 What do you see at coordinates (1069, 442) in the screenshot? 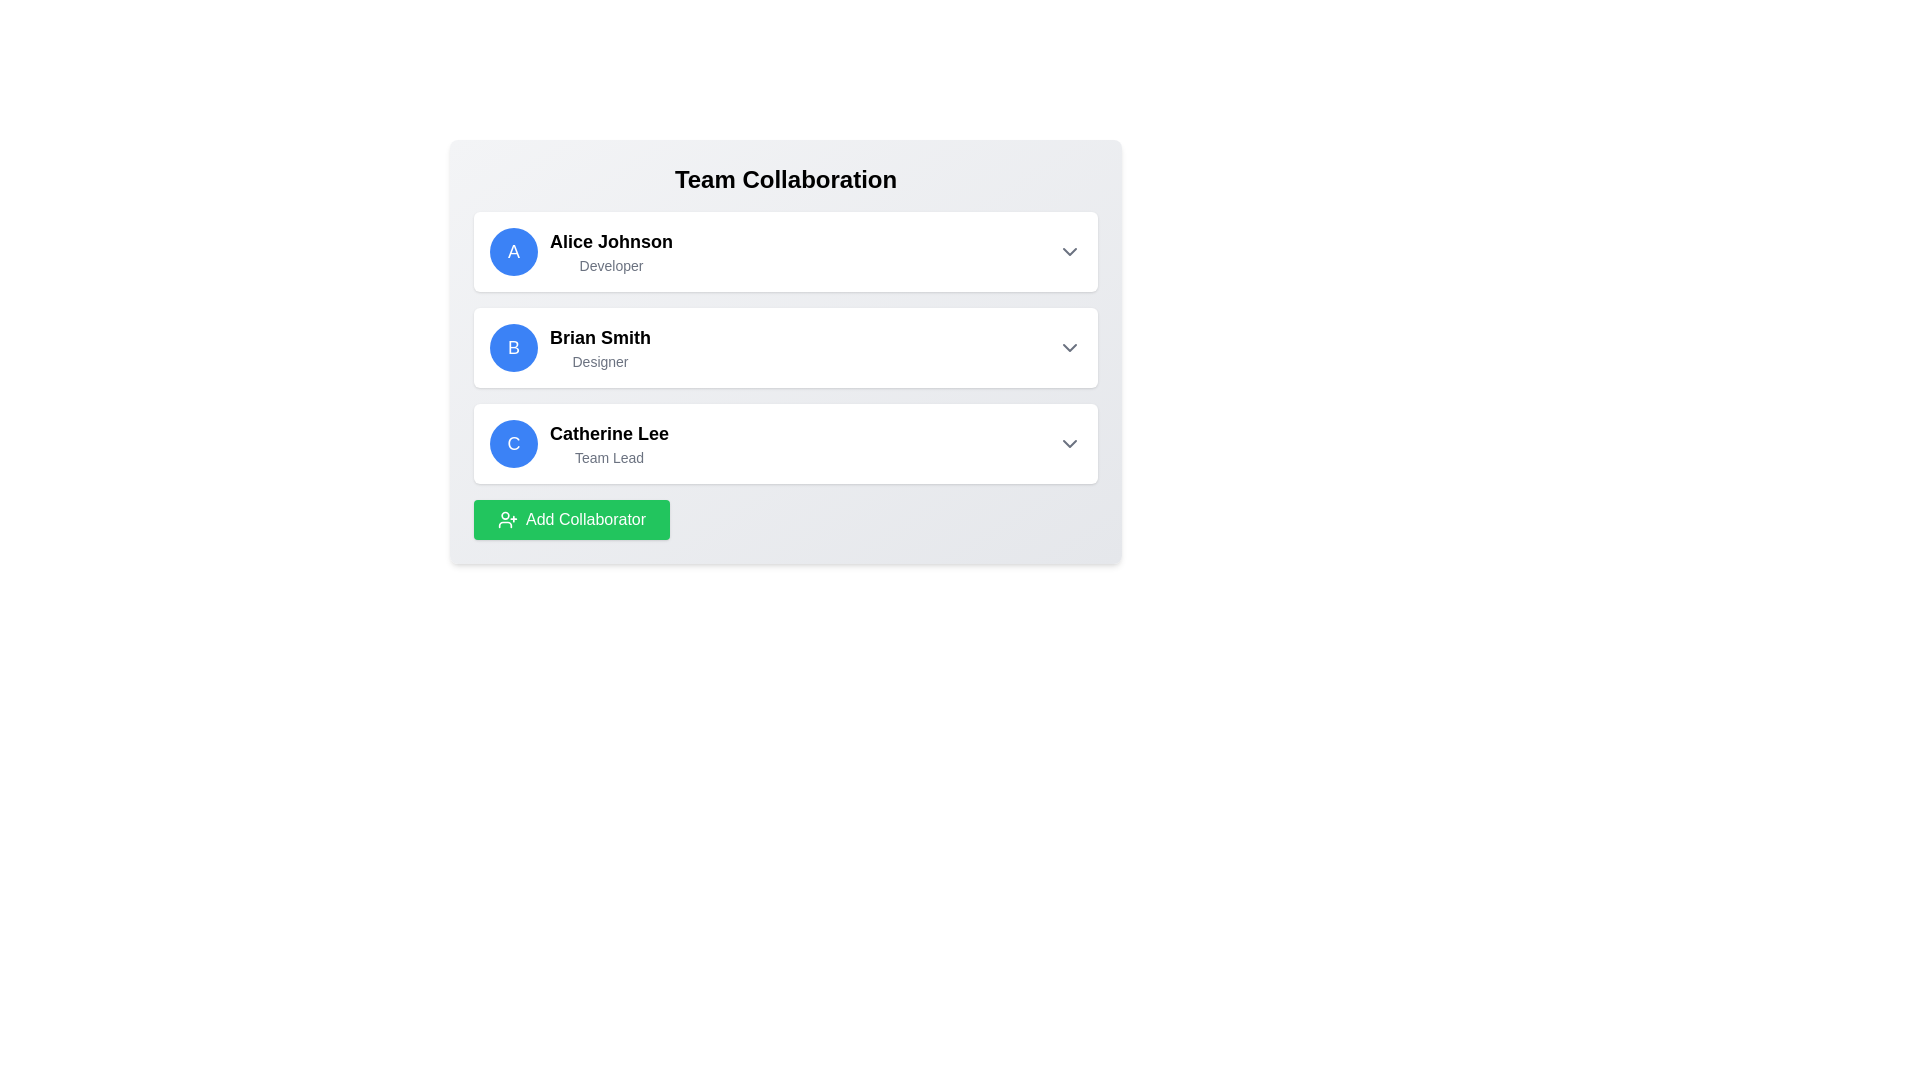
I see `the chevron button located at the rightmost area of the 'Catherine Lee Team Lead' entry` at bounding box center [1069, 442].